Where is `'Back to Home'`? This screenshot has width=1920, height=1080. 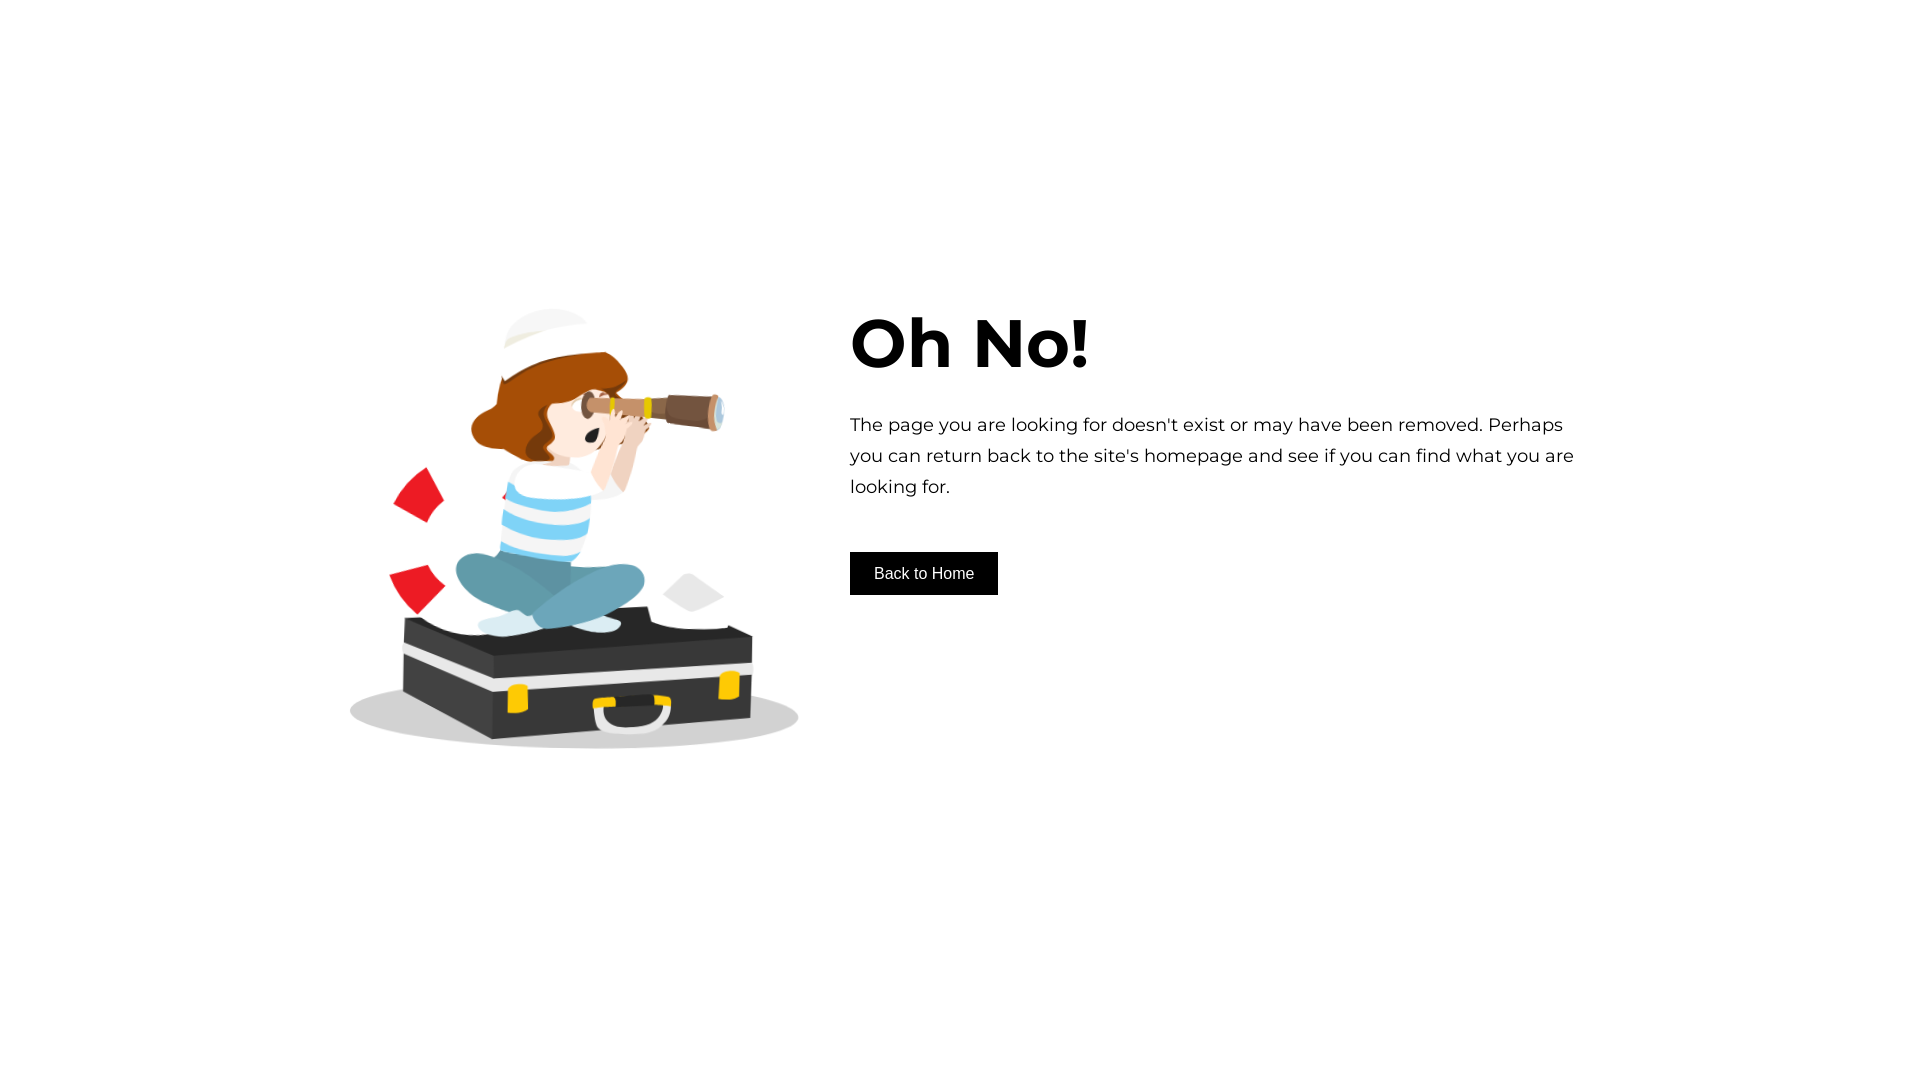
'Back to Home' is located at coordinates (849, 573).